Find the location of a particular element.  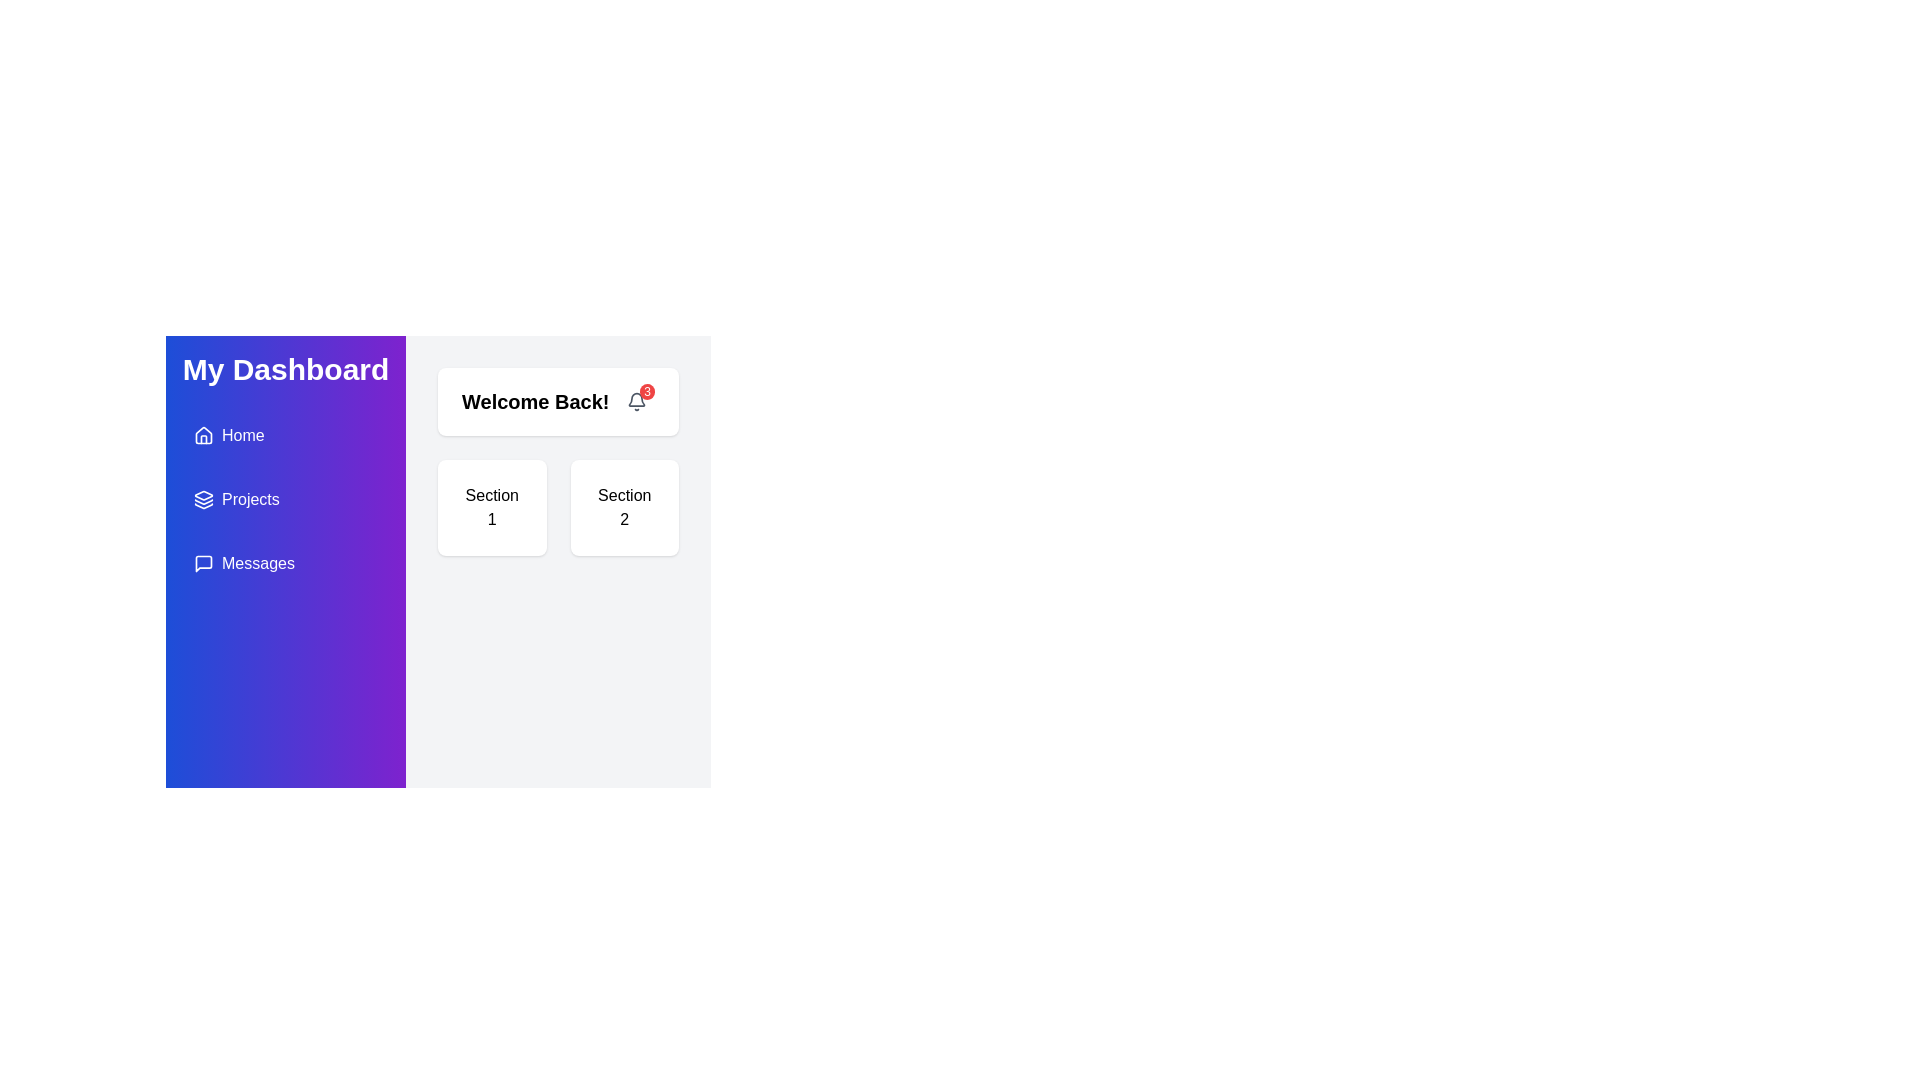

the 'Welcome Back!' text label is located at coordinates (535, 401).